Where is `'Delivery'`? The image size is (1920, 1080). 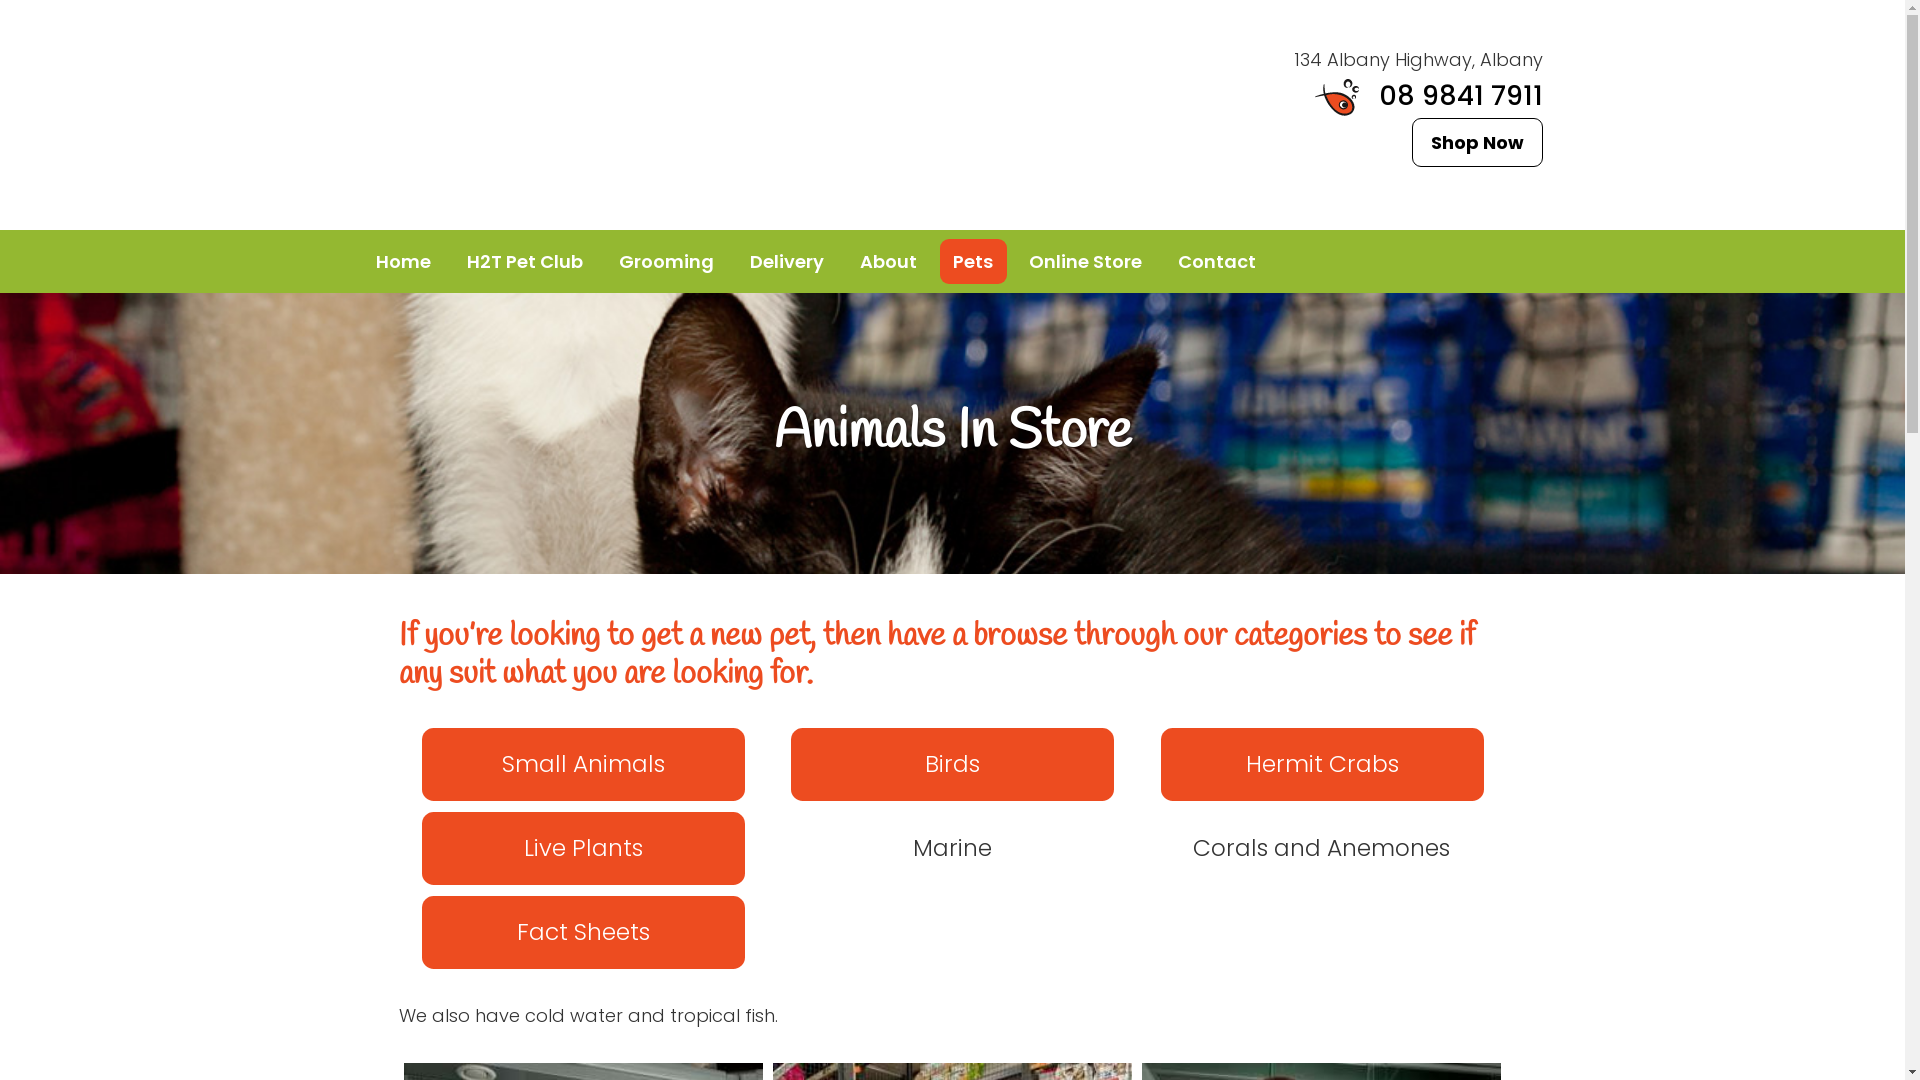 'Delivery' is located at coordinates (734, 260).